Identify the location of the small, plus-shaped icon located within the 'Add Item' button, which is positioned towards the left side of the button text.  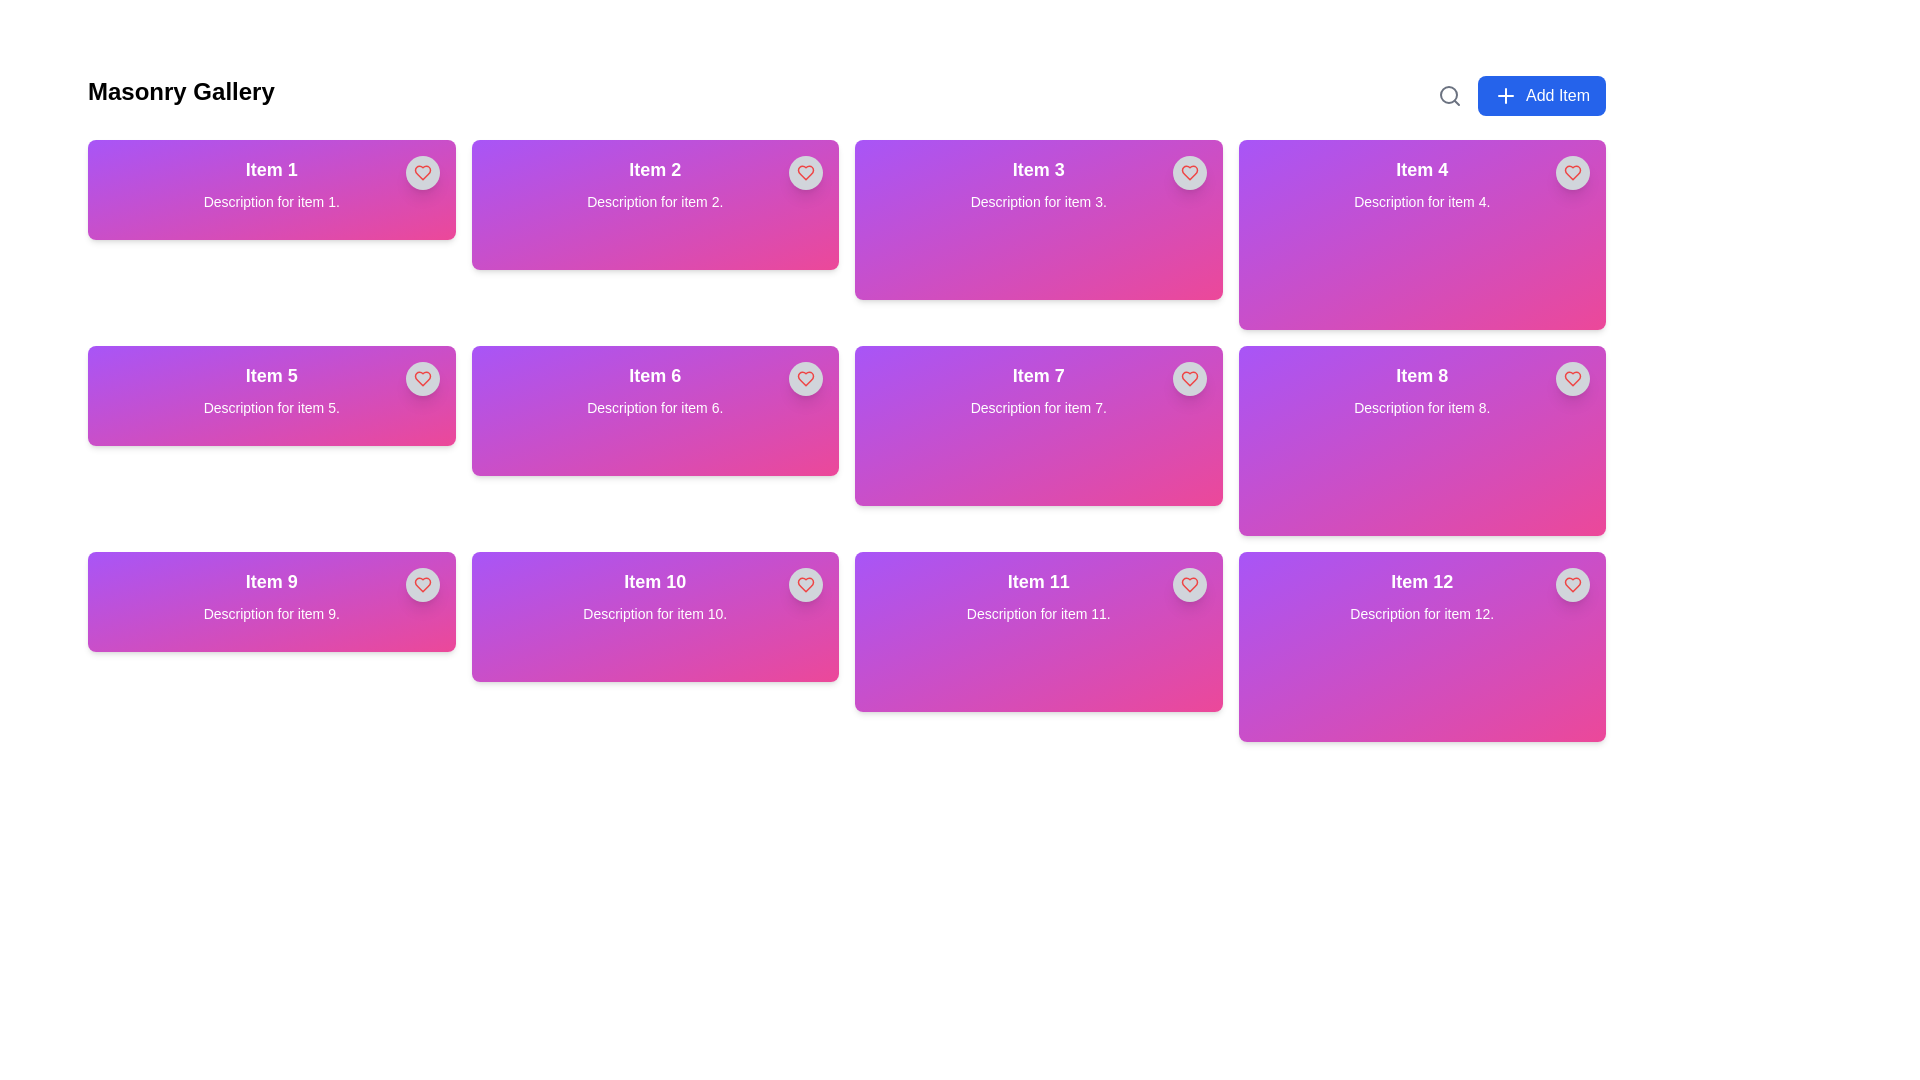
(1506, 96).